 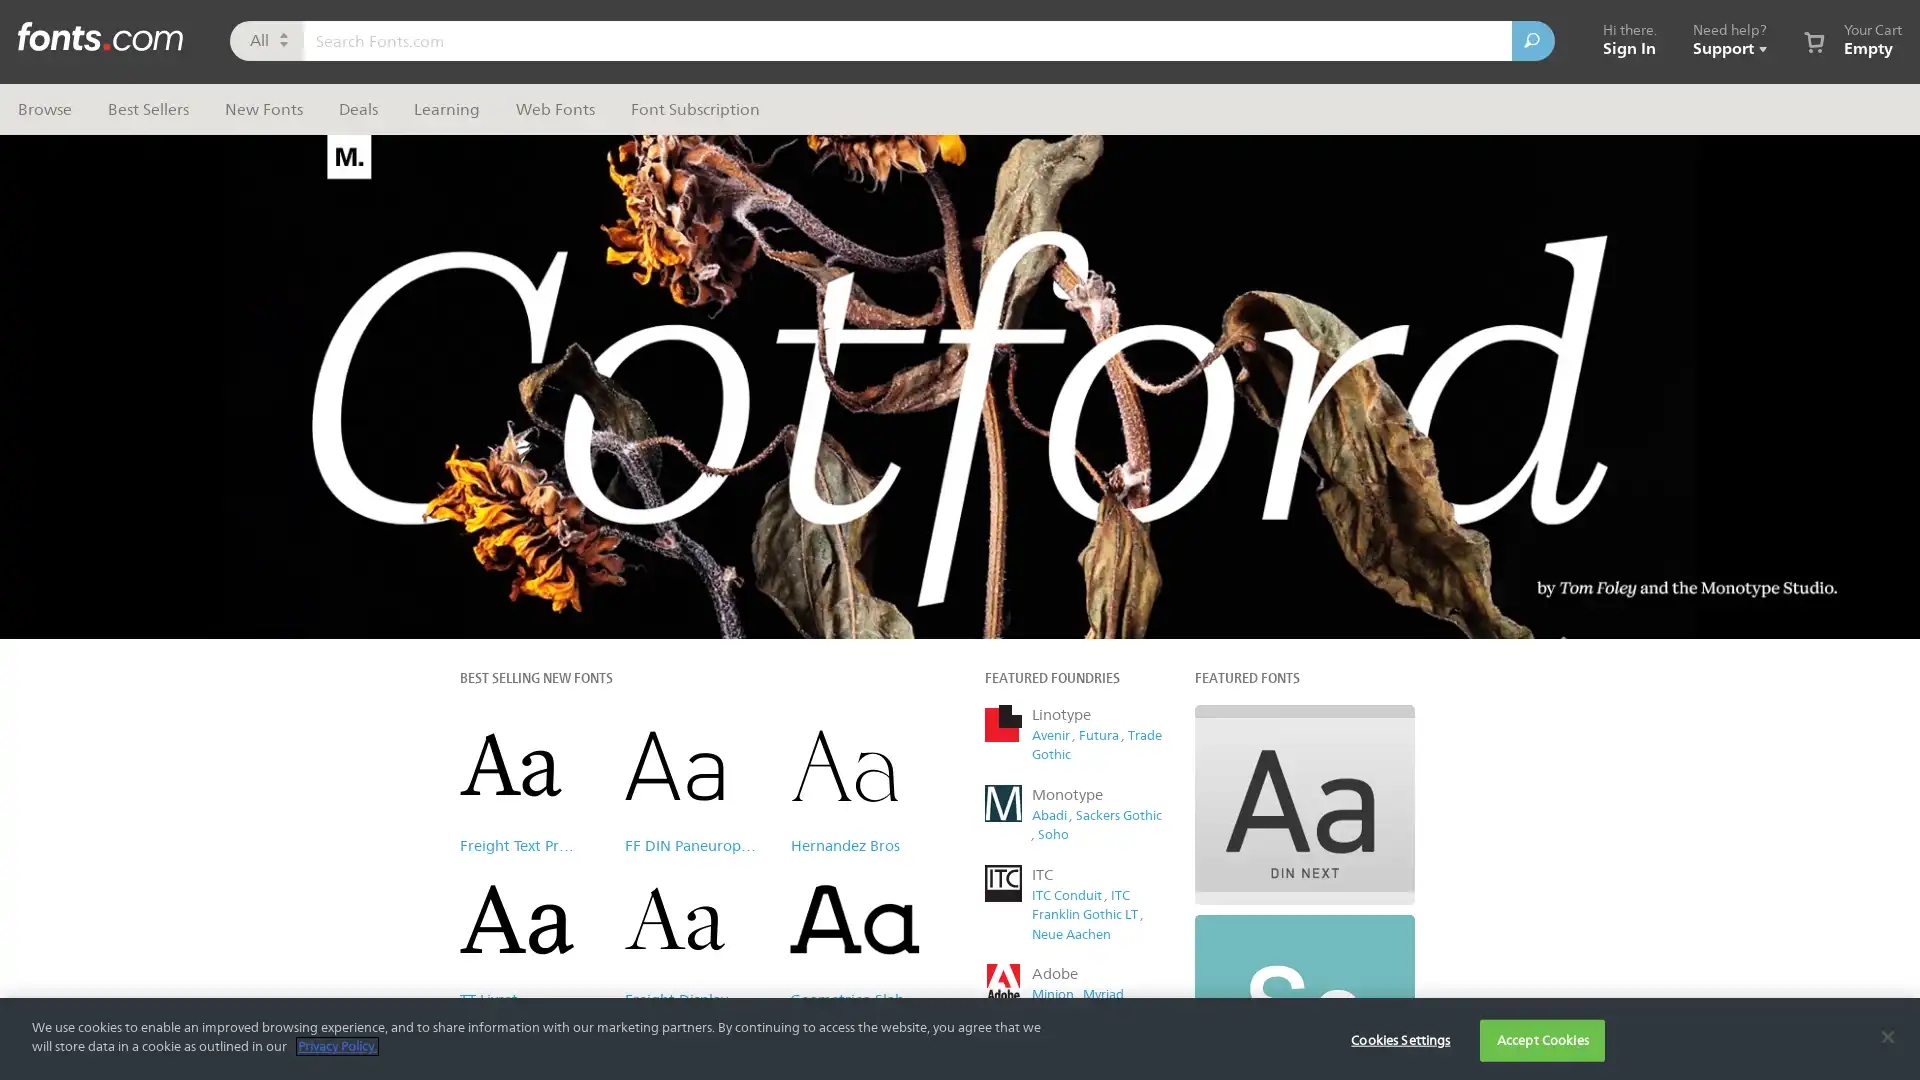 I want to click on Accept Cookies, so click(x=1541, y=1039).